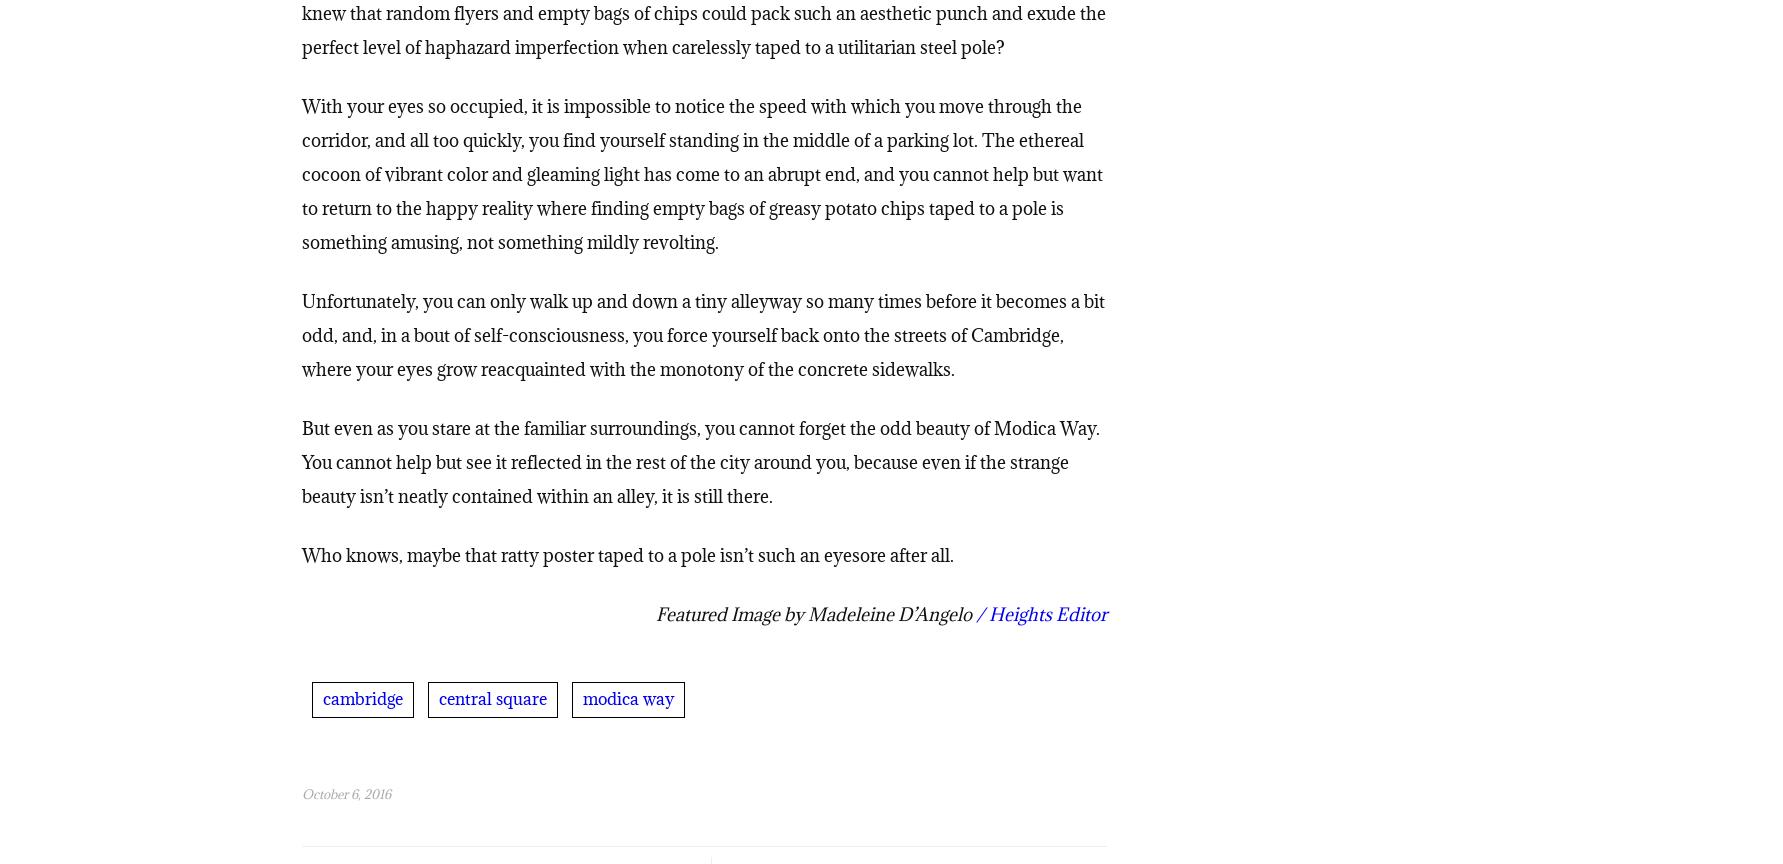  I want to click on 'Unfortunately, you can only walk up and down a tiny alleyway so many times before it becomes a bit odd, and, in a bout of self-consciousness, you force yourself back onto the streets of Cambridge, where your eyes grow reacquainted with the monotony of the concrete sidewalks.', so click(299, 338).